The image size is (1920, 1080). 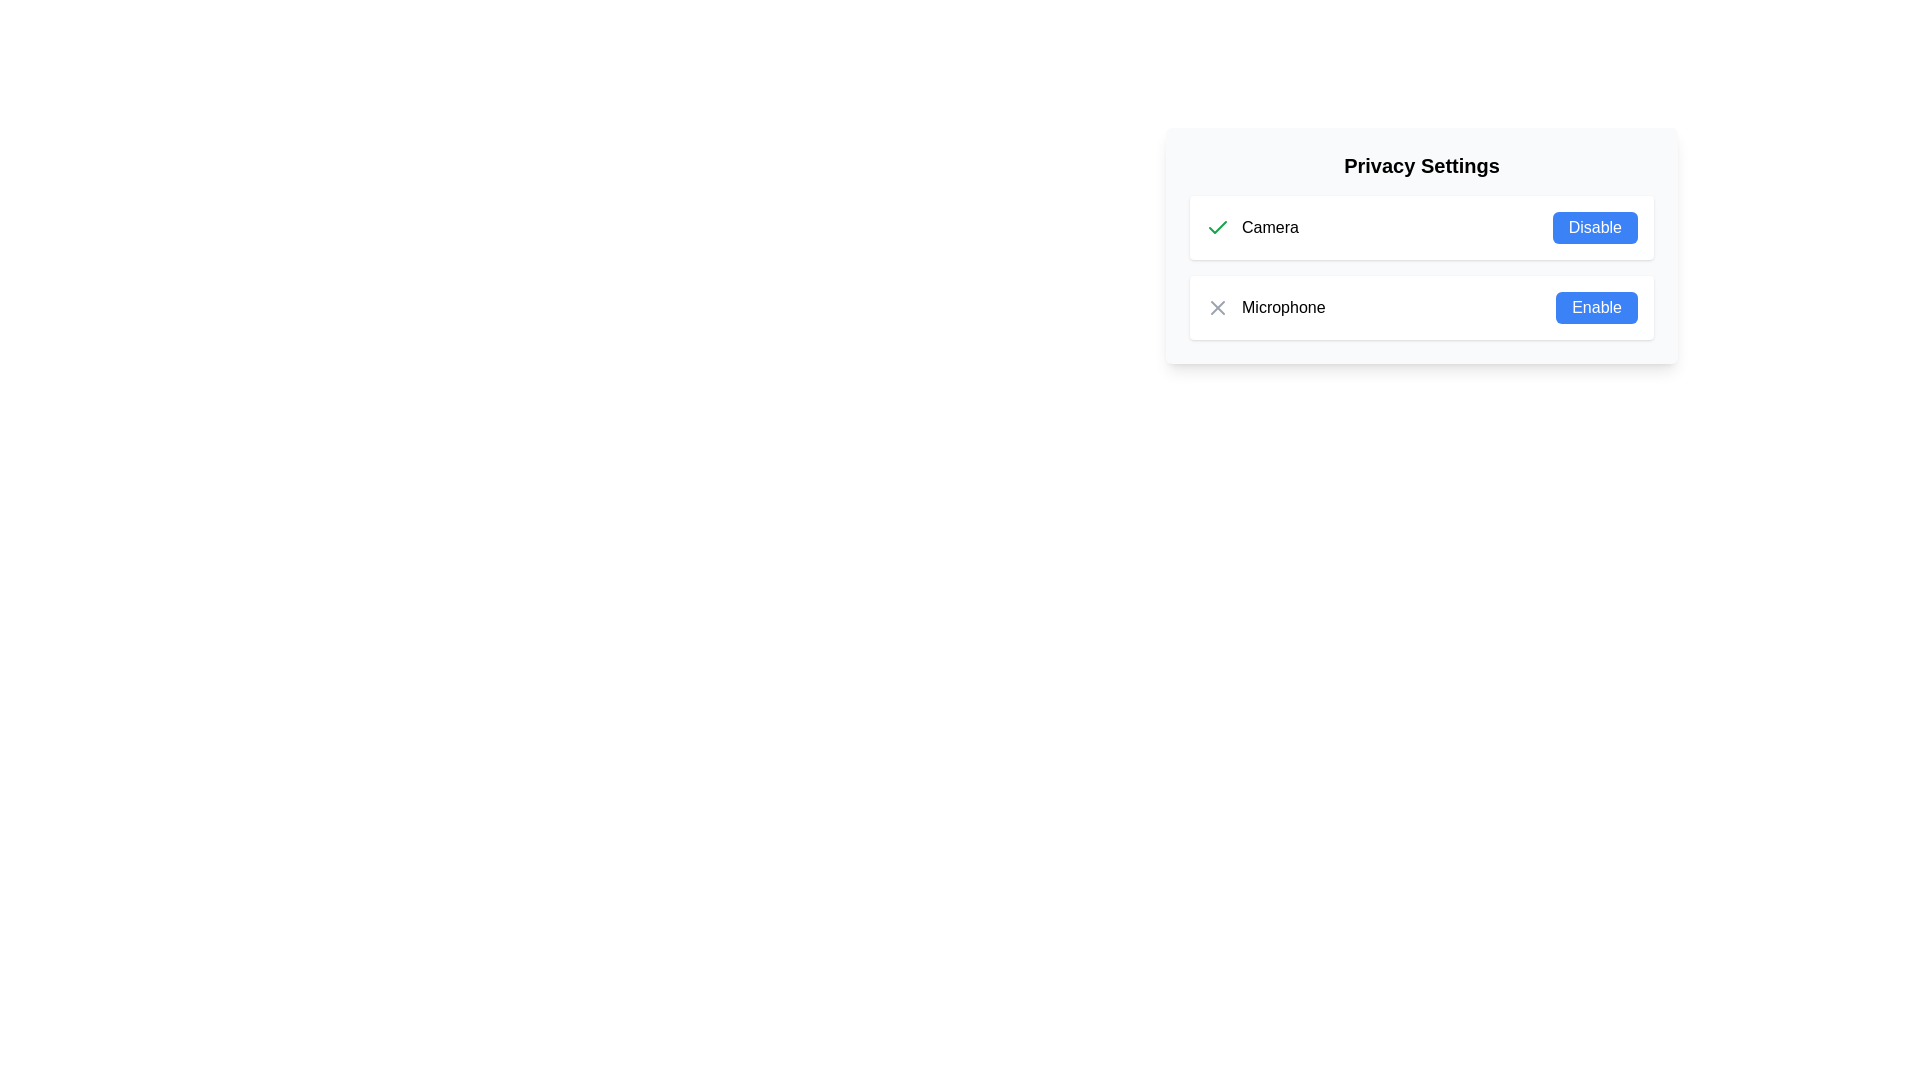 I want to click on the text label displaying 'Camera', which is aligned horizontally next to a green checkmark icon and a blue 'Disable' button in the 'Privacy Settings' row, so click(x=1269, y=226).